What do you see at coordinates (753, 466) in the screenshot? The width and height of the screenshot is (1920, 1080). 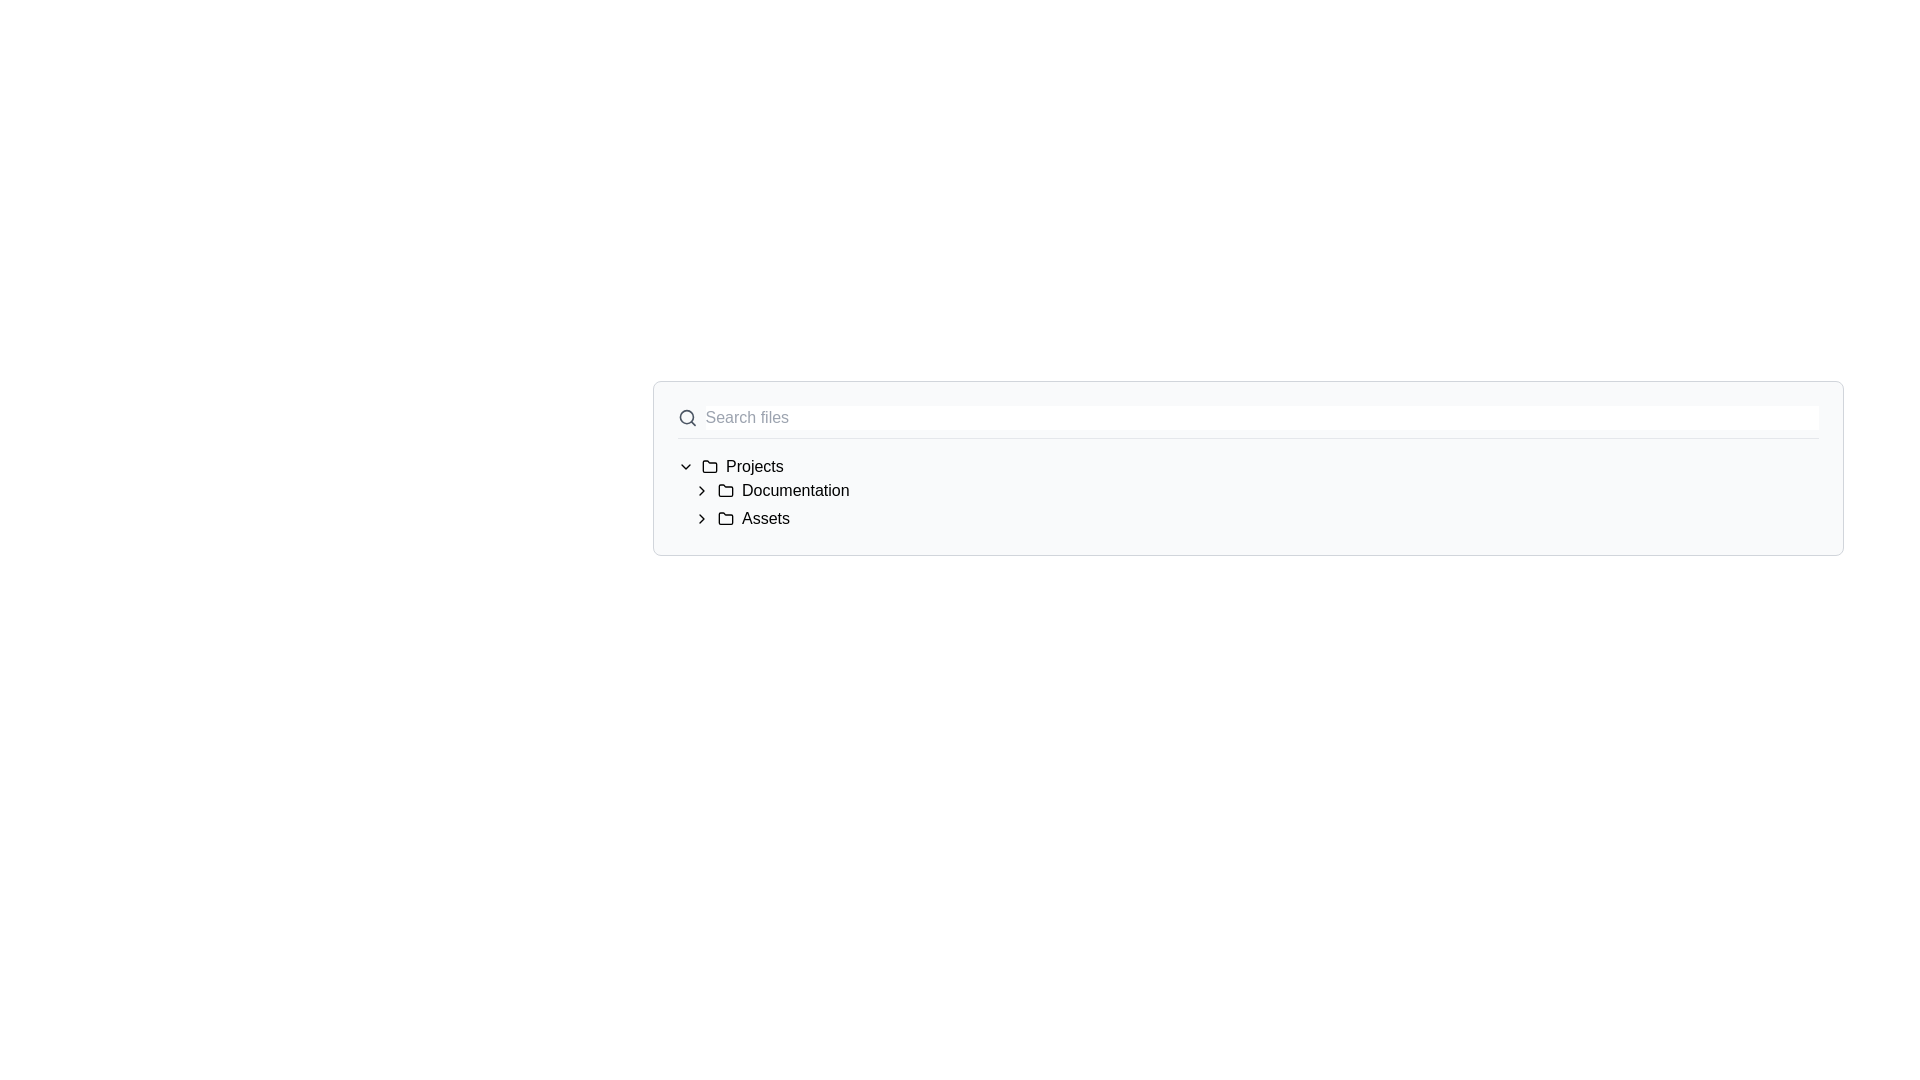 I see `the non-interactive text label that serves as a title for the 'Projects' section` at bounding box center [753, 466].